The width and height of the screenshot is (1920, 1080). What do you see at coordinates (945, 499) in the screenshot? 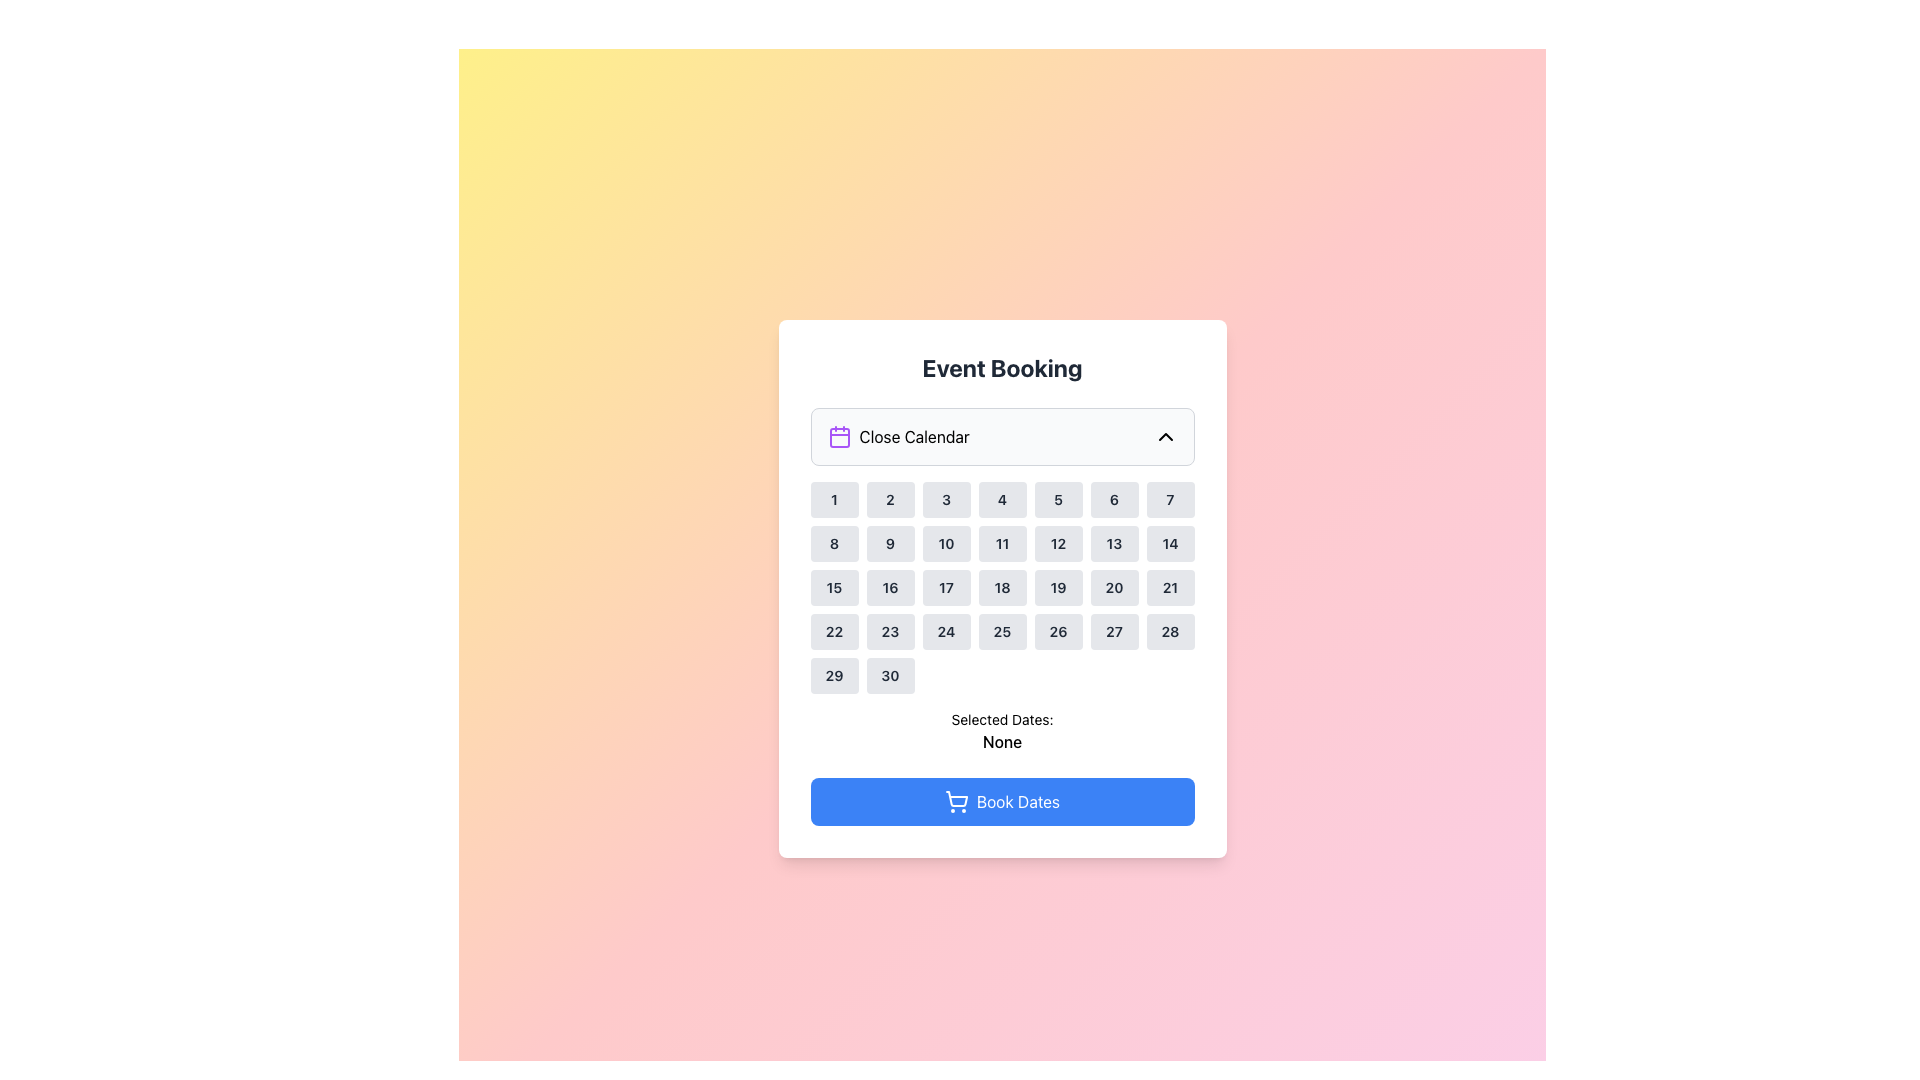
I see `the button displaying the number '3' in the first row and third column of the grid` at bounding box center [945, 499].